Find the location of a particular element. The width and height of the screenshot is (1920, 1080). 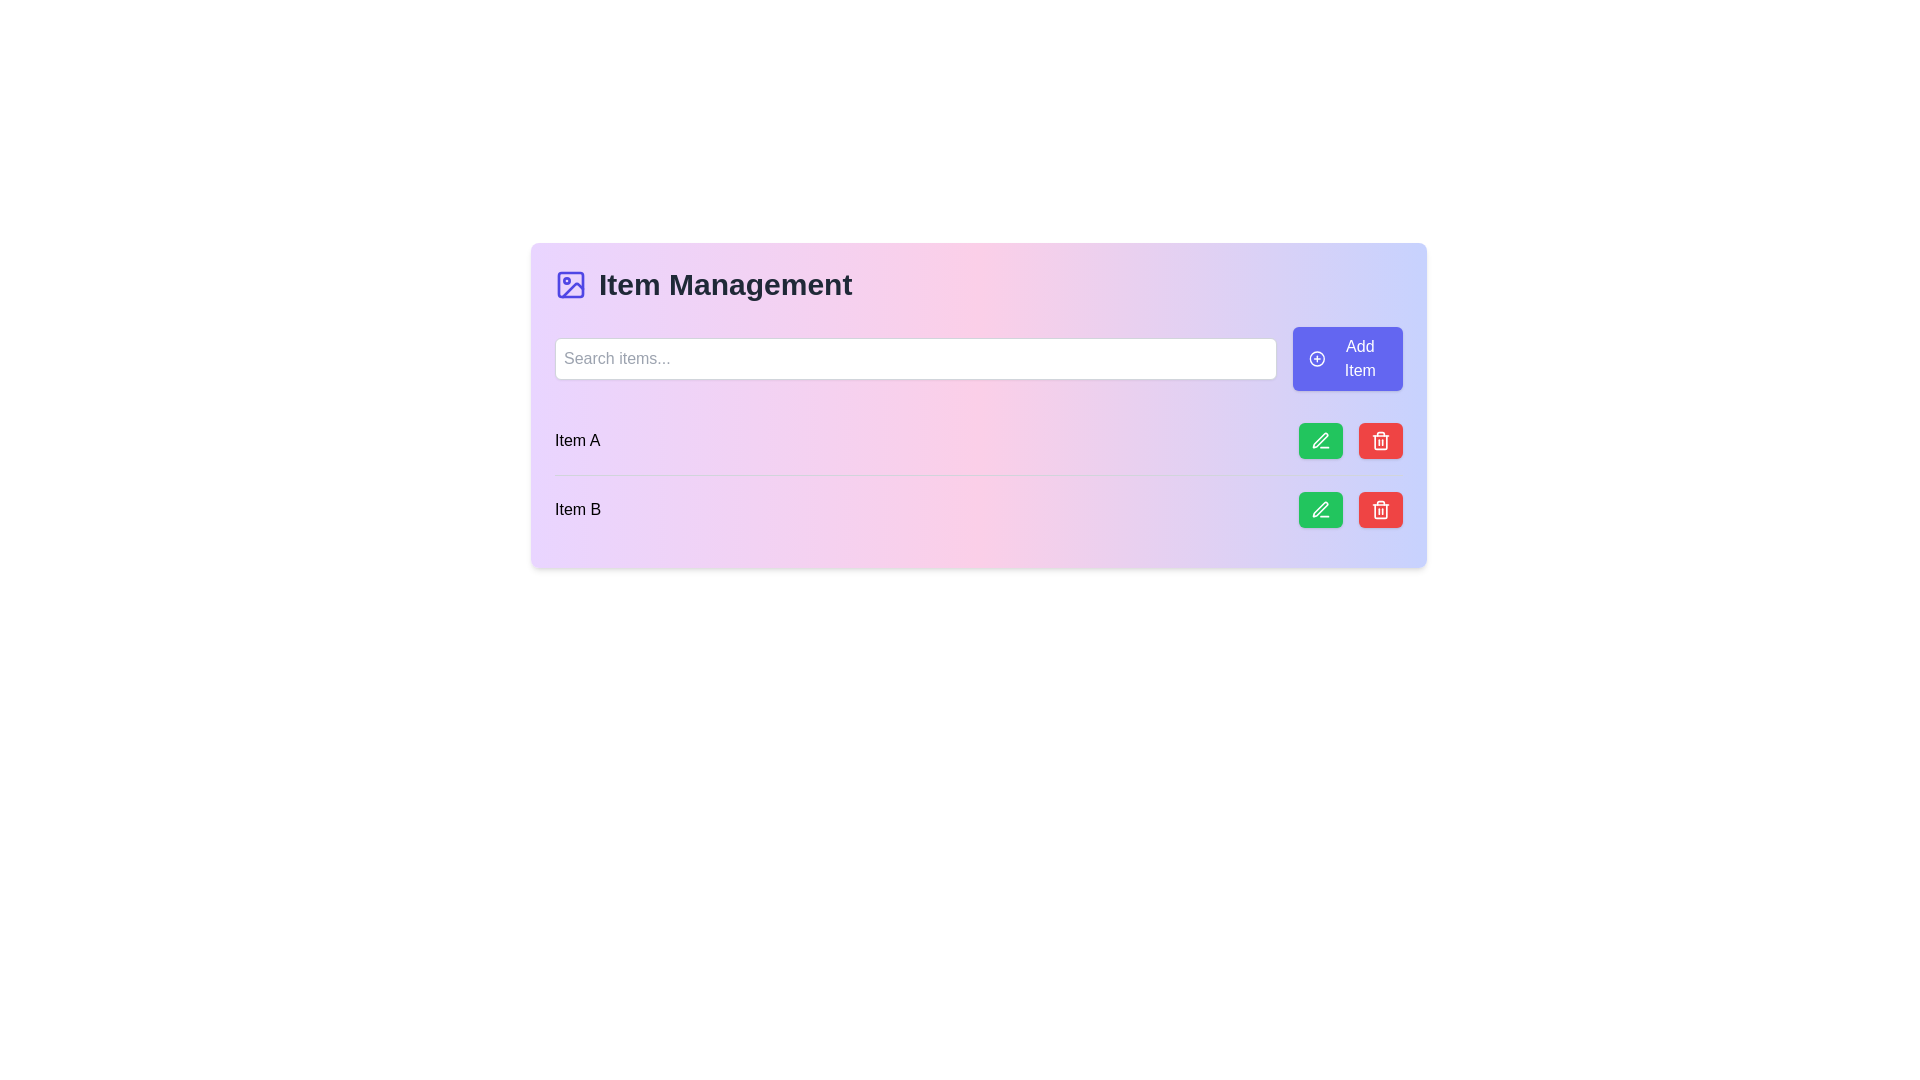

the edit icon button associated with 'Item B' is located at coordinates (1320, 439).